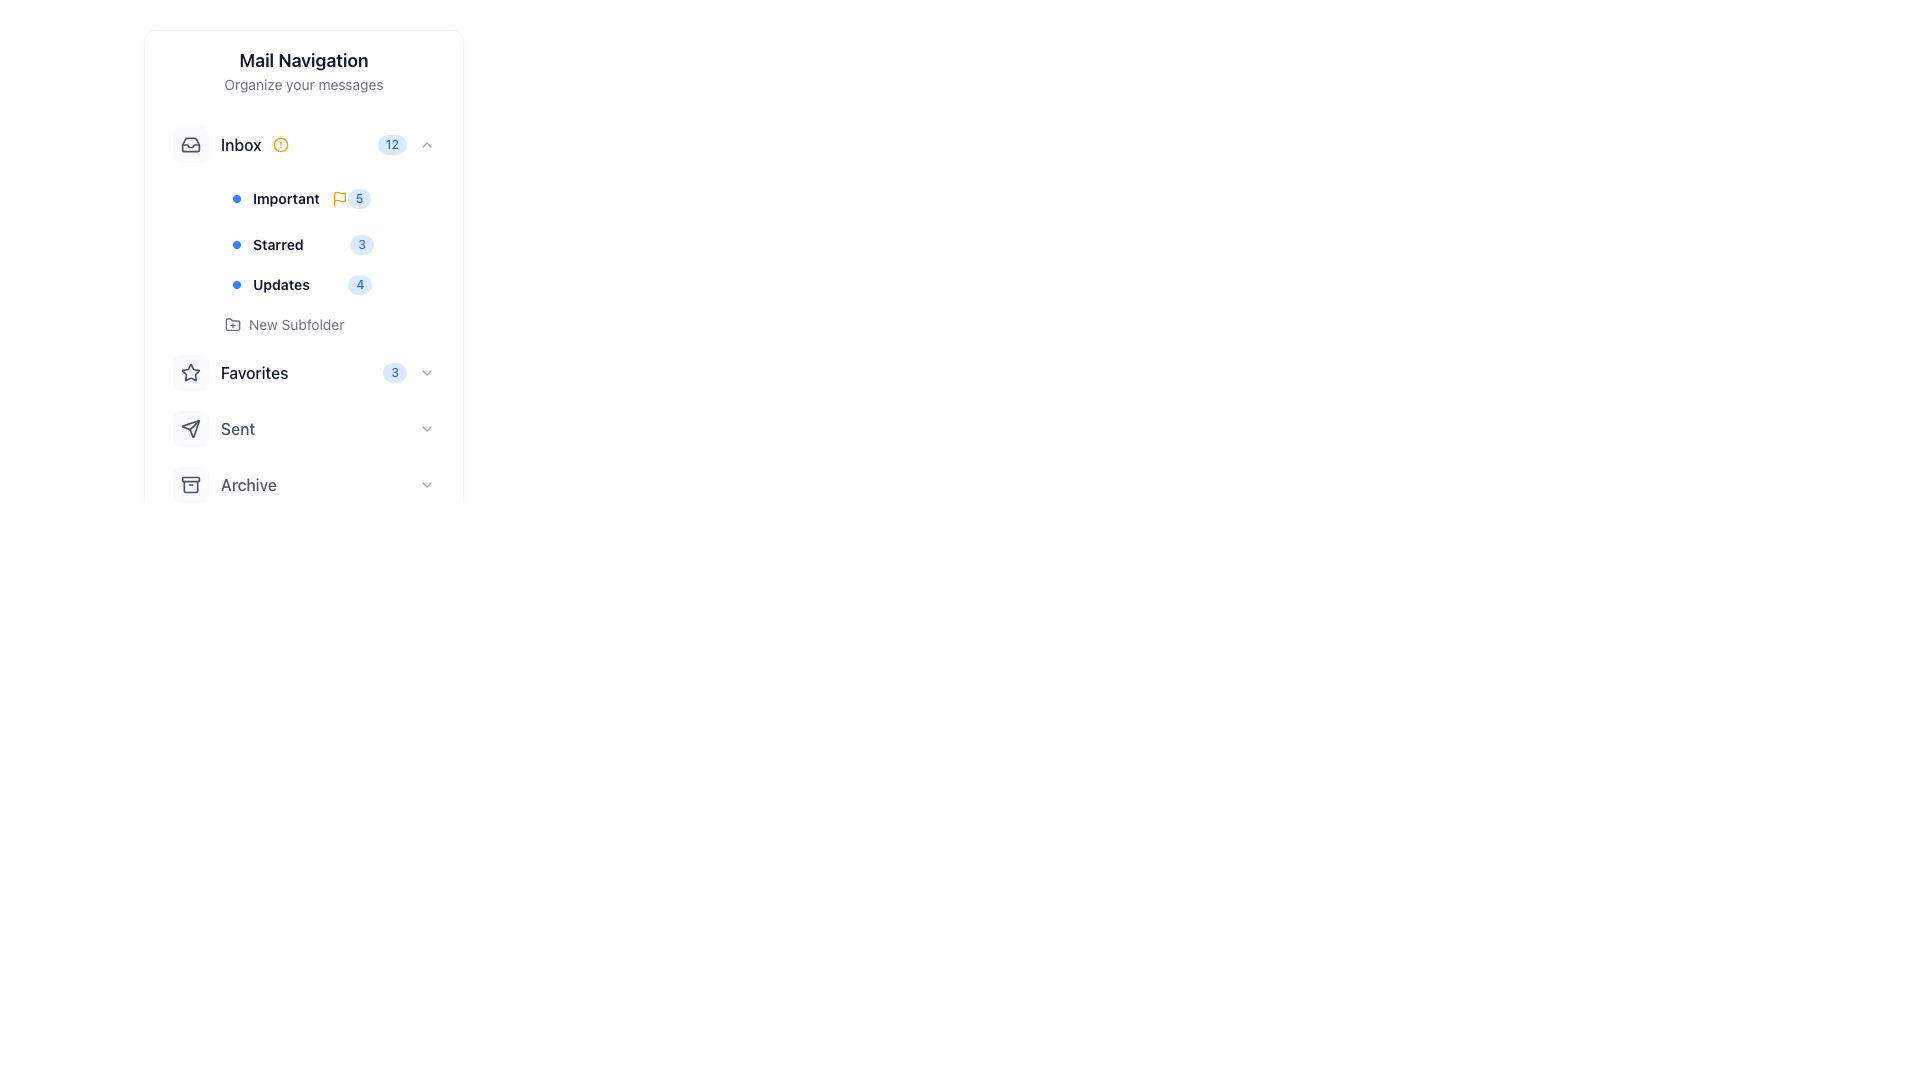 The height and width of the screenshot is (1080, 1920). I want to click on the icon button representing a paper plane, which is located in the 'Favorites' section of the navigation menu, next to the 'Sent' label, so click(191, 427).